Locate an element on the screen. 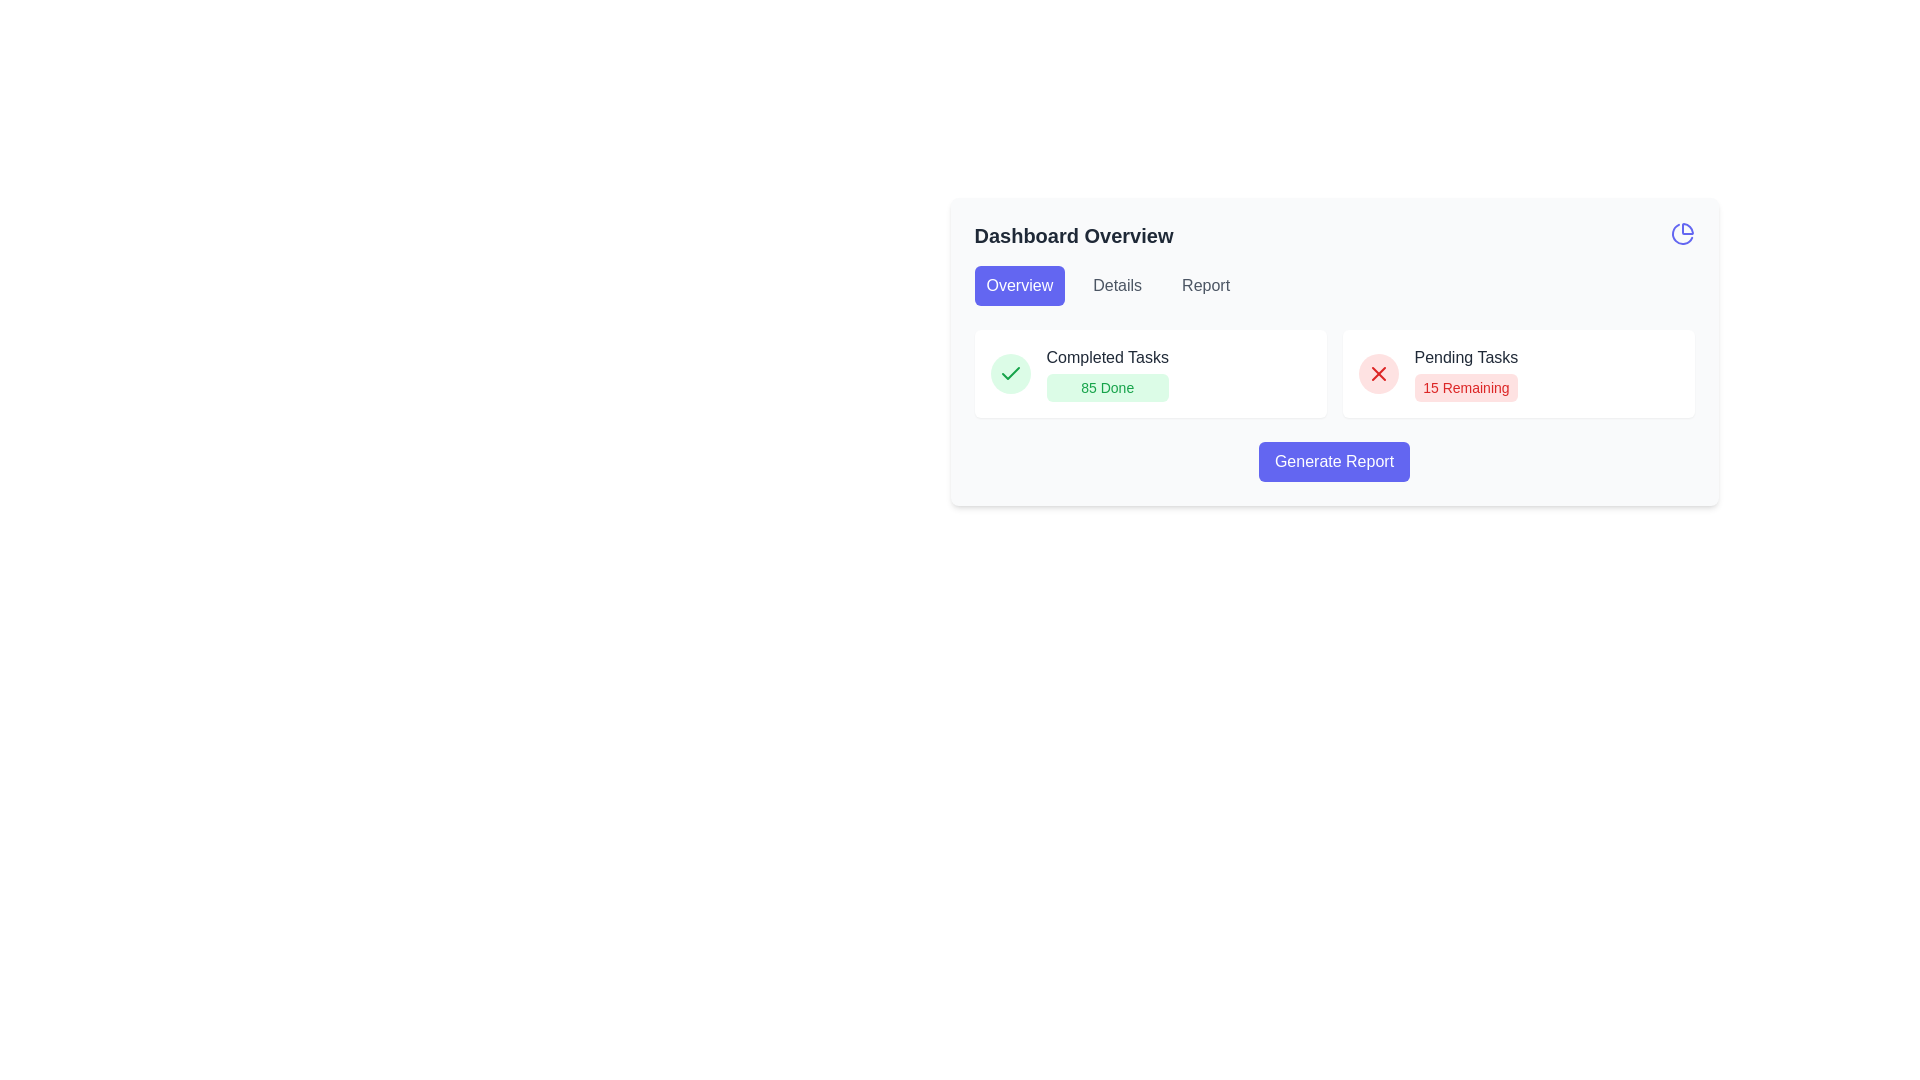  the decorative icon indicating pending status within the 'Pending Tasks' section on the Dashboard Overview interface, located in the top-left corner of the red circular area is located at coordinates (1377, 374).